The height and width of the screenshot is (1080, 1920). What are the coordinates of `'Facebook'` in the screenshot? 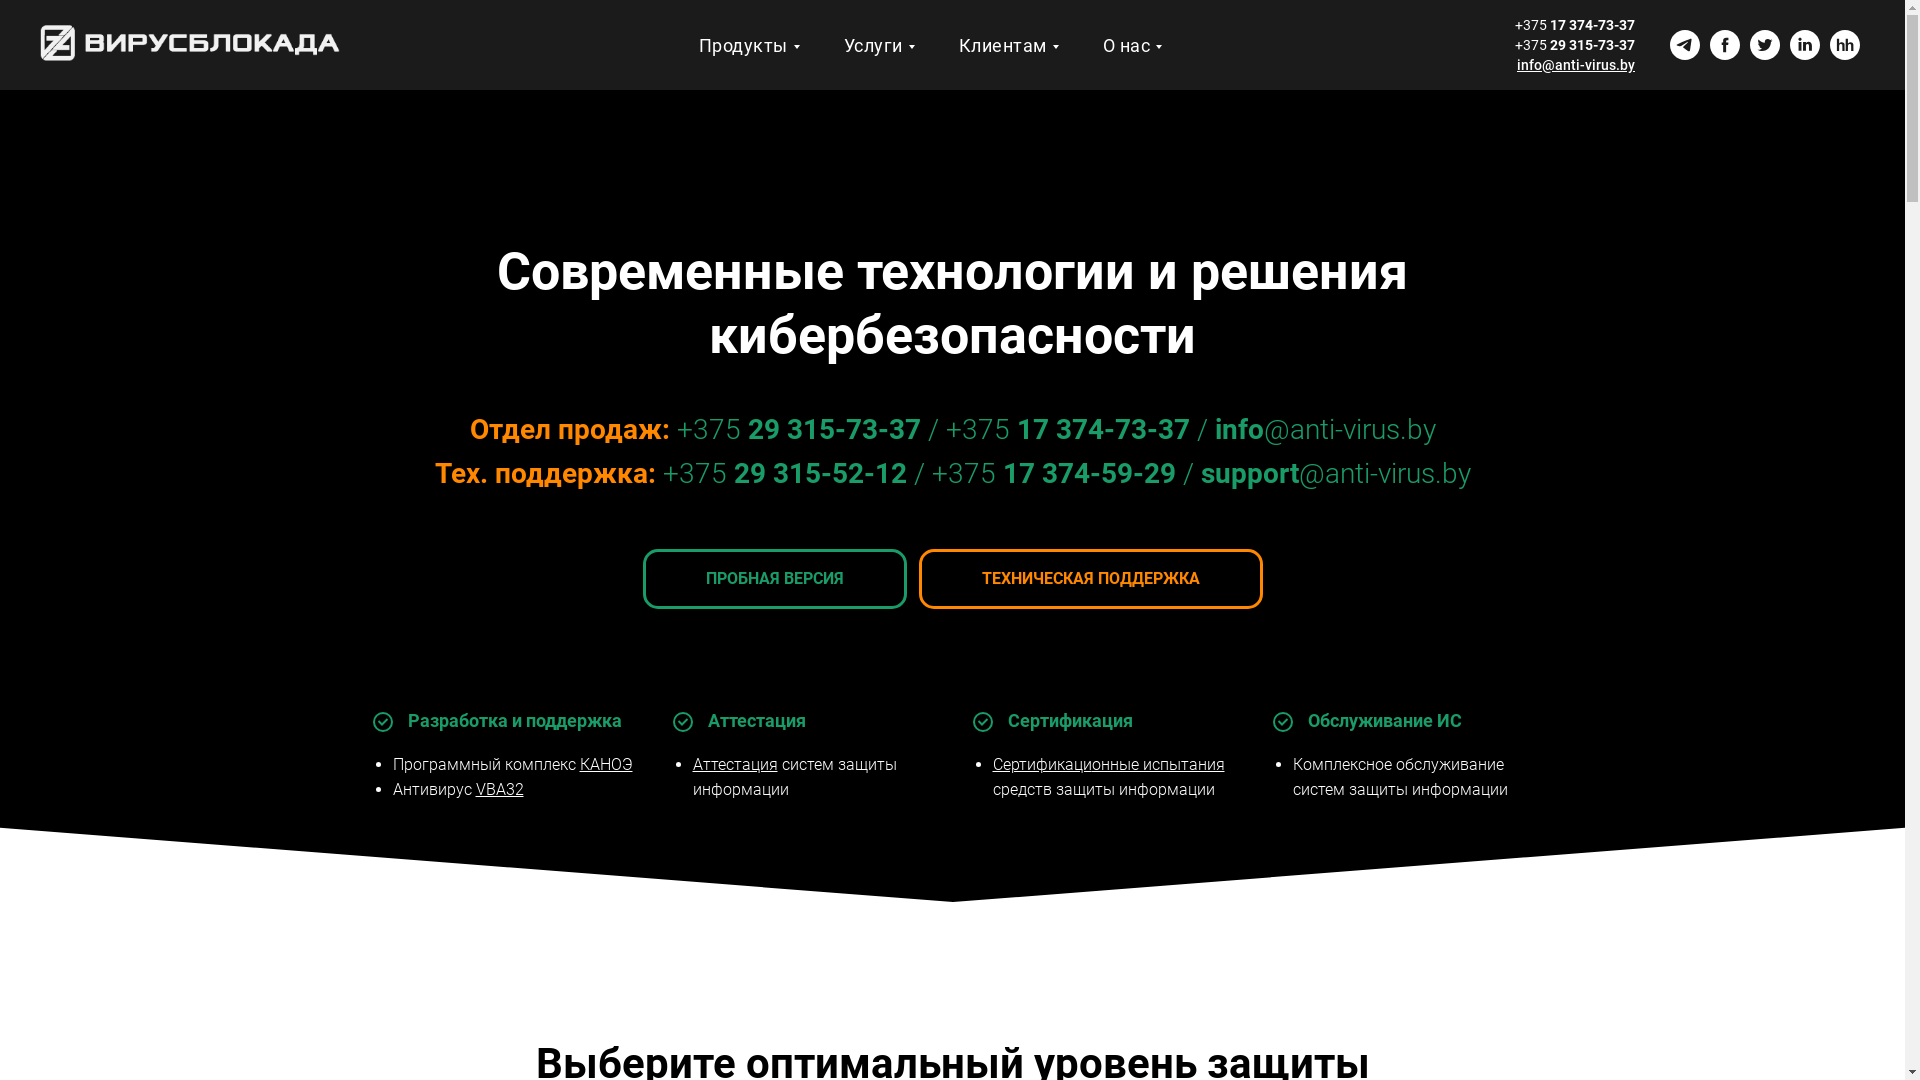 It's located at (1708, 45).